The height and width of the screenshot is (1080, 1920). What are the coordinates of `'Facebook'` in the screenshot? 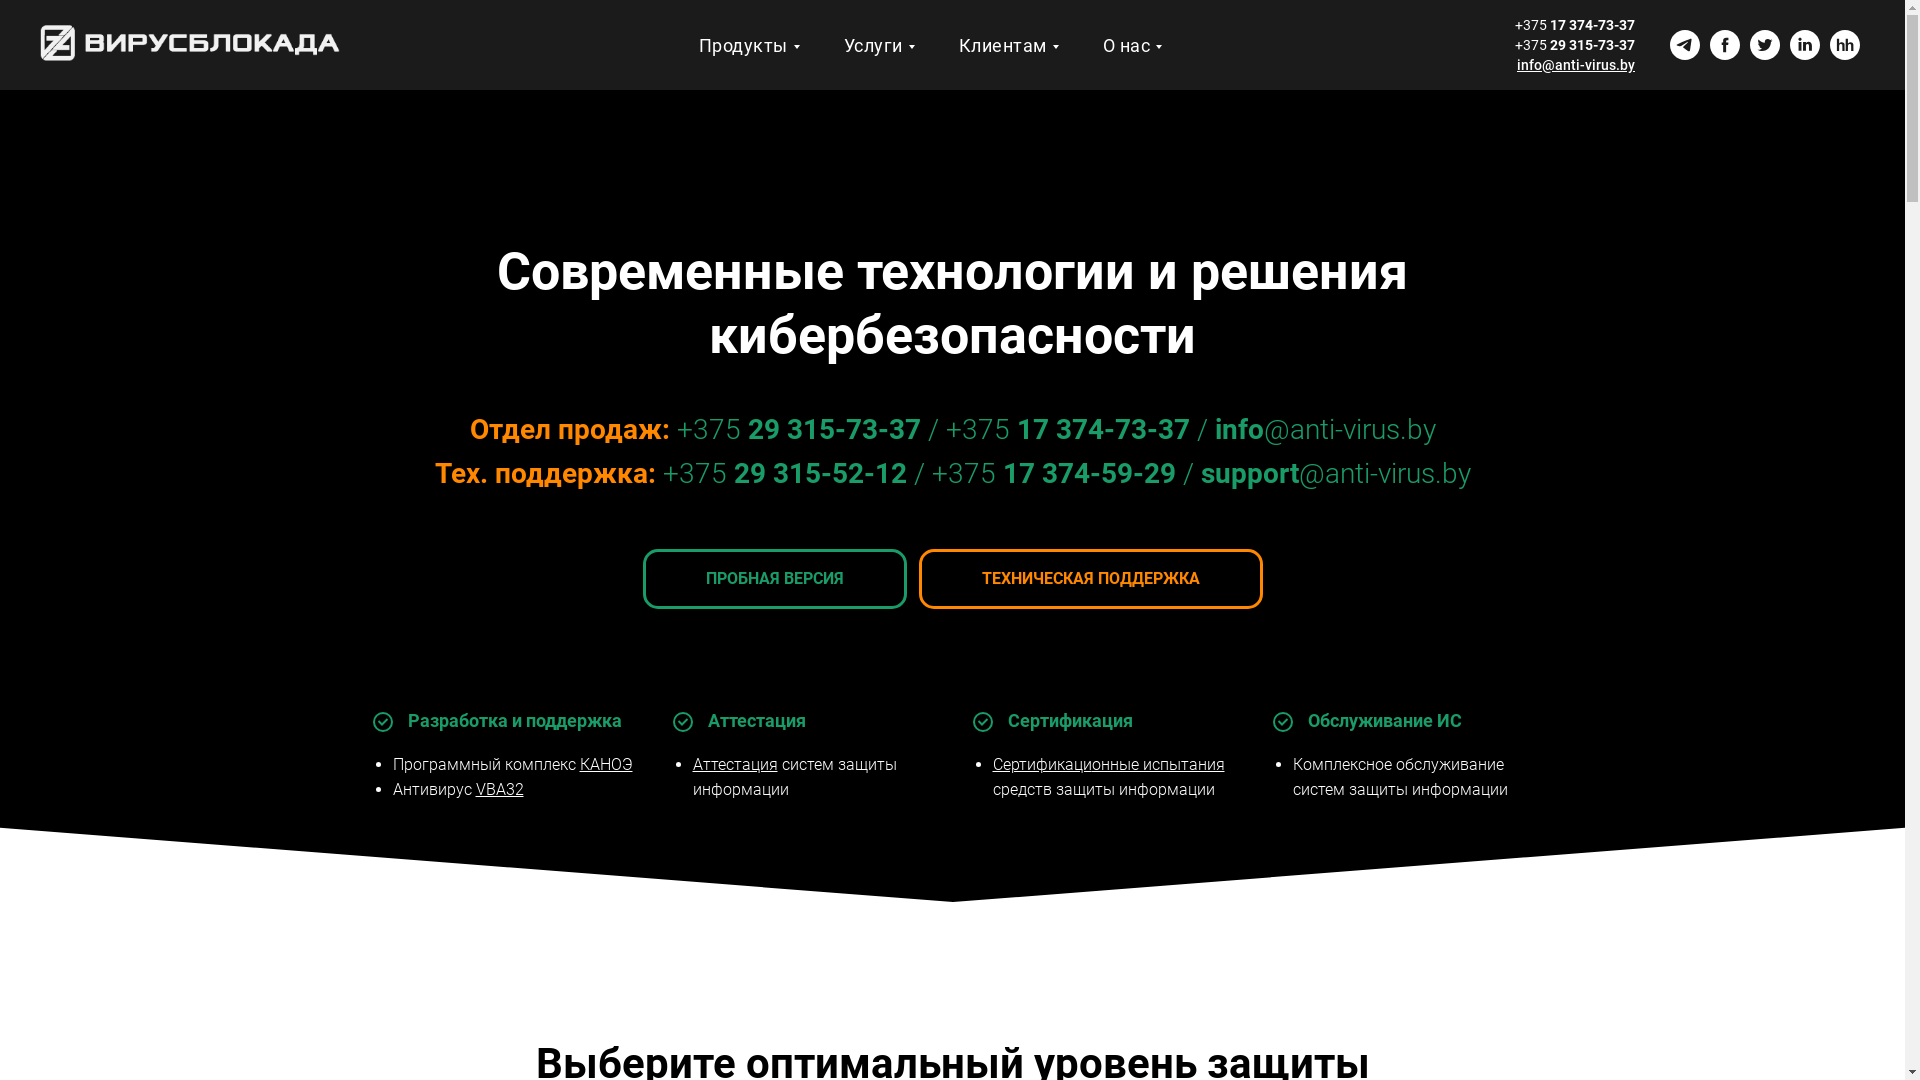 It's located at (1708, 45).